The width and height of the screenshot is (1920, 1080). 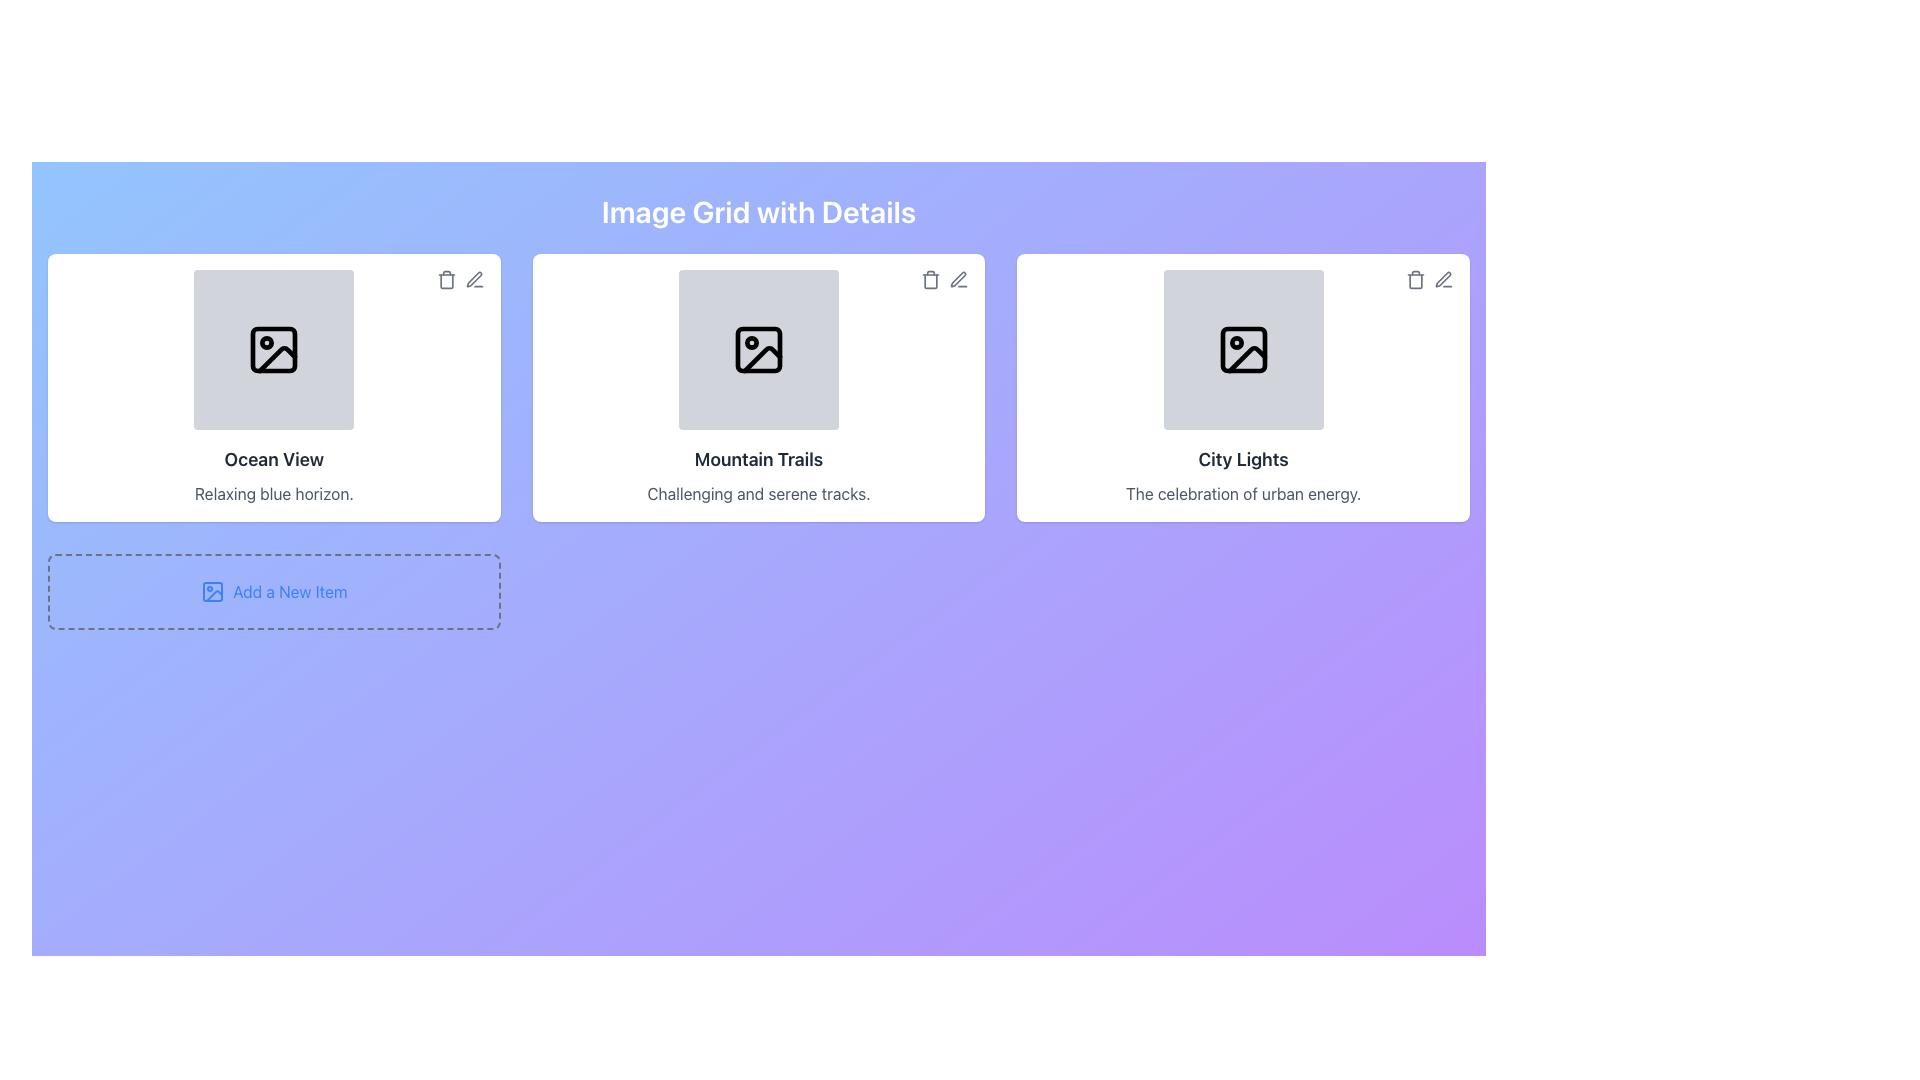 I want to click on the decorative rectangle with rounded corners located near the center-top of the 'Ocean View' icon in the image grid, so click(x=273, y=349).